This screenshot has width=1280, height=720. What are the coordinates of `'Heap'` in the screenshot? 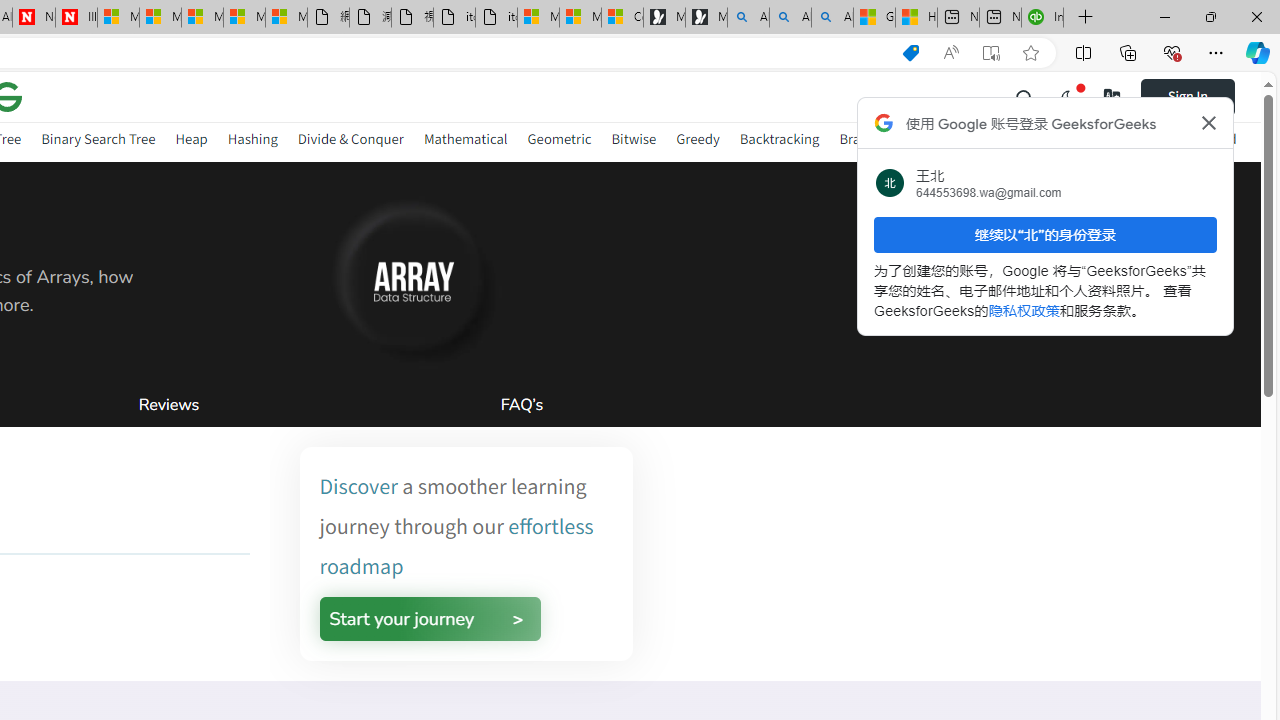 It's located at (191, 138).